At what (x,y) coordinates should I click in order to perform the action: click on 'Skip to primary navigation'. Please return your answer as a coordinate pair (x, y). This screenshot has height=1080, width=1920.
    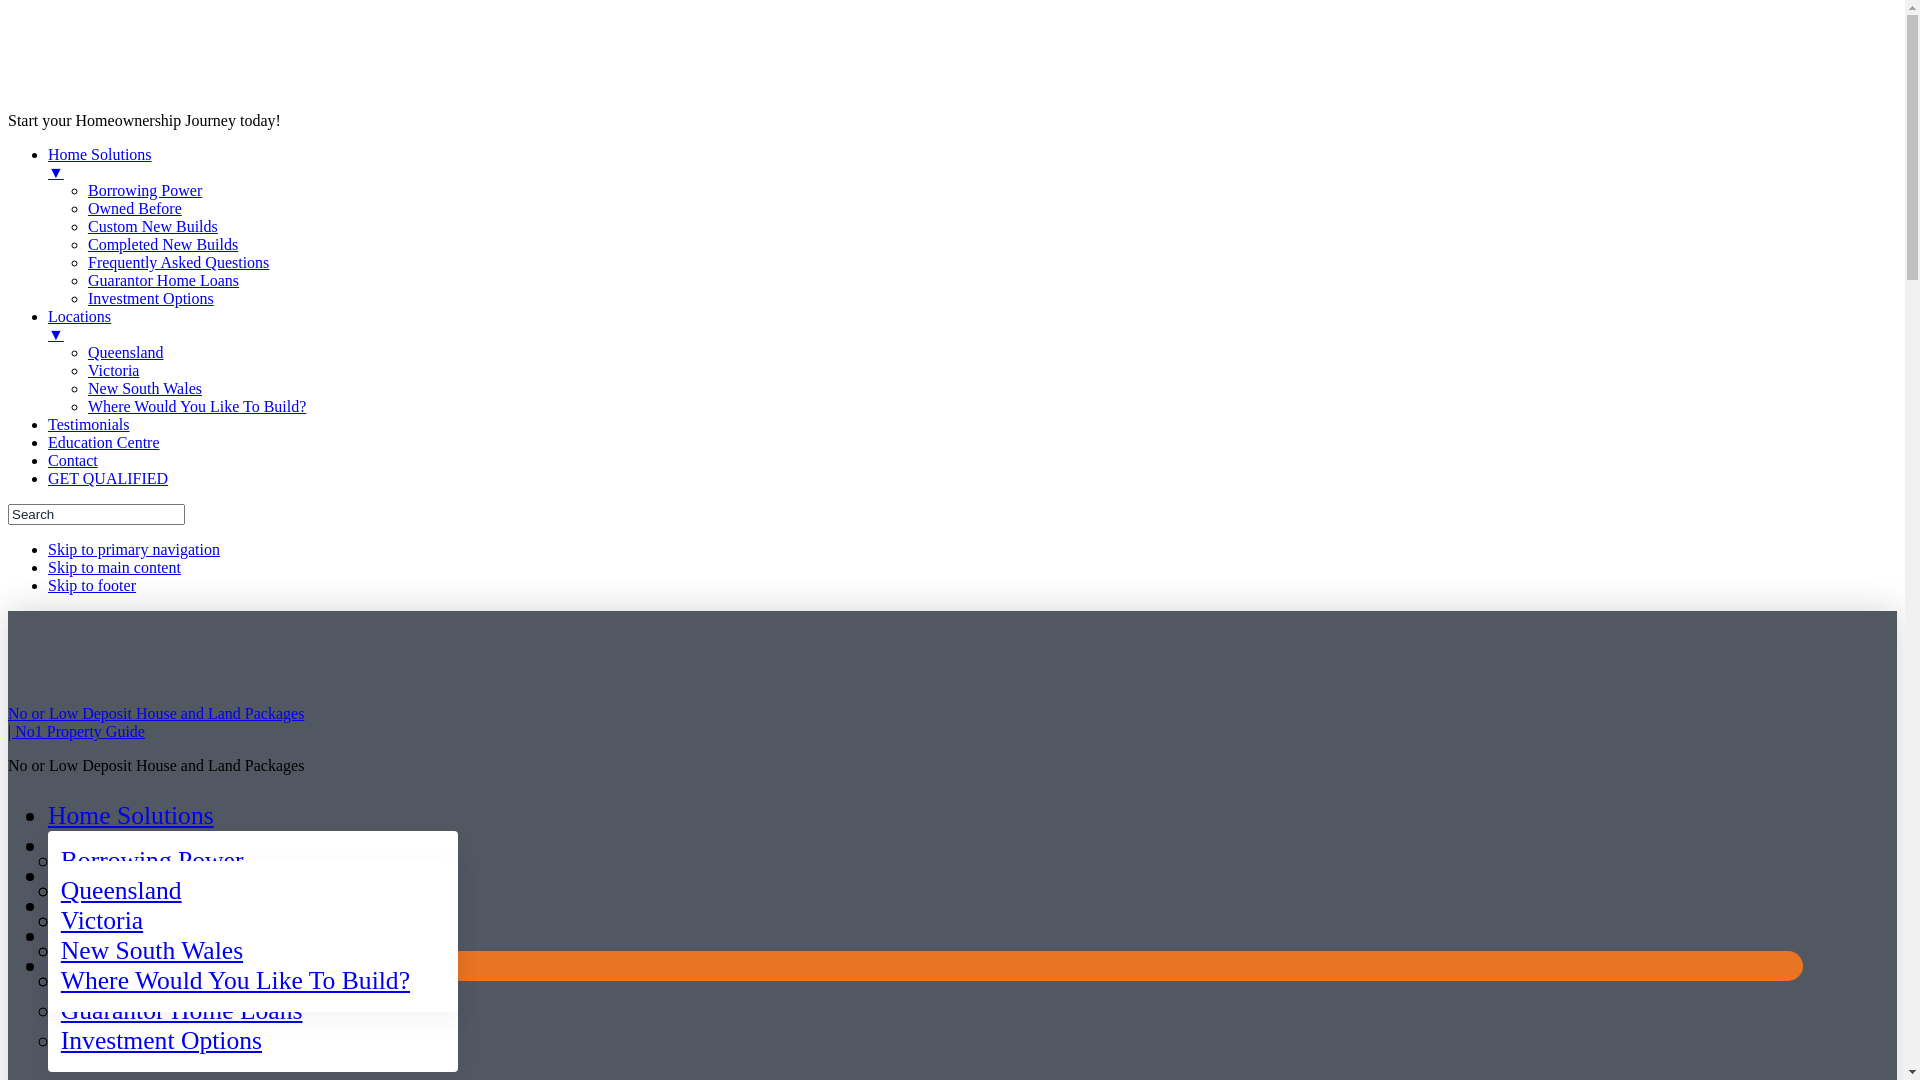
    Looking at the image, I should click on (133, 549).